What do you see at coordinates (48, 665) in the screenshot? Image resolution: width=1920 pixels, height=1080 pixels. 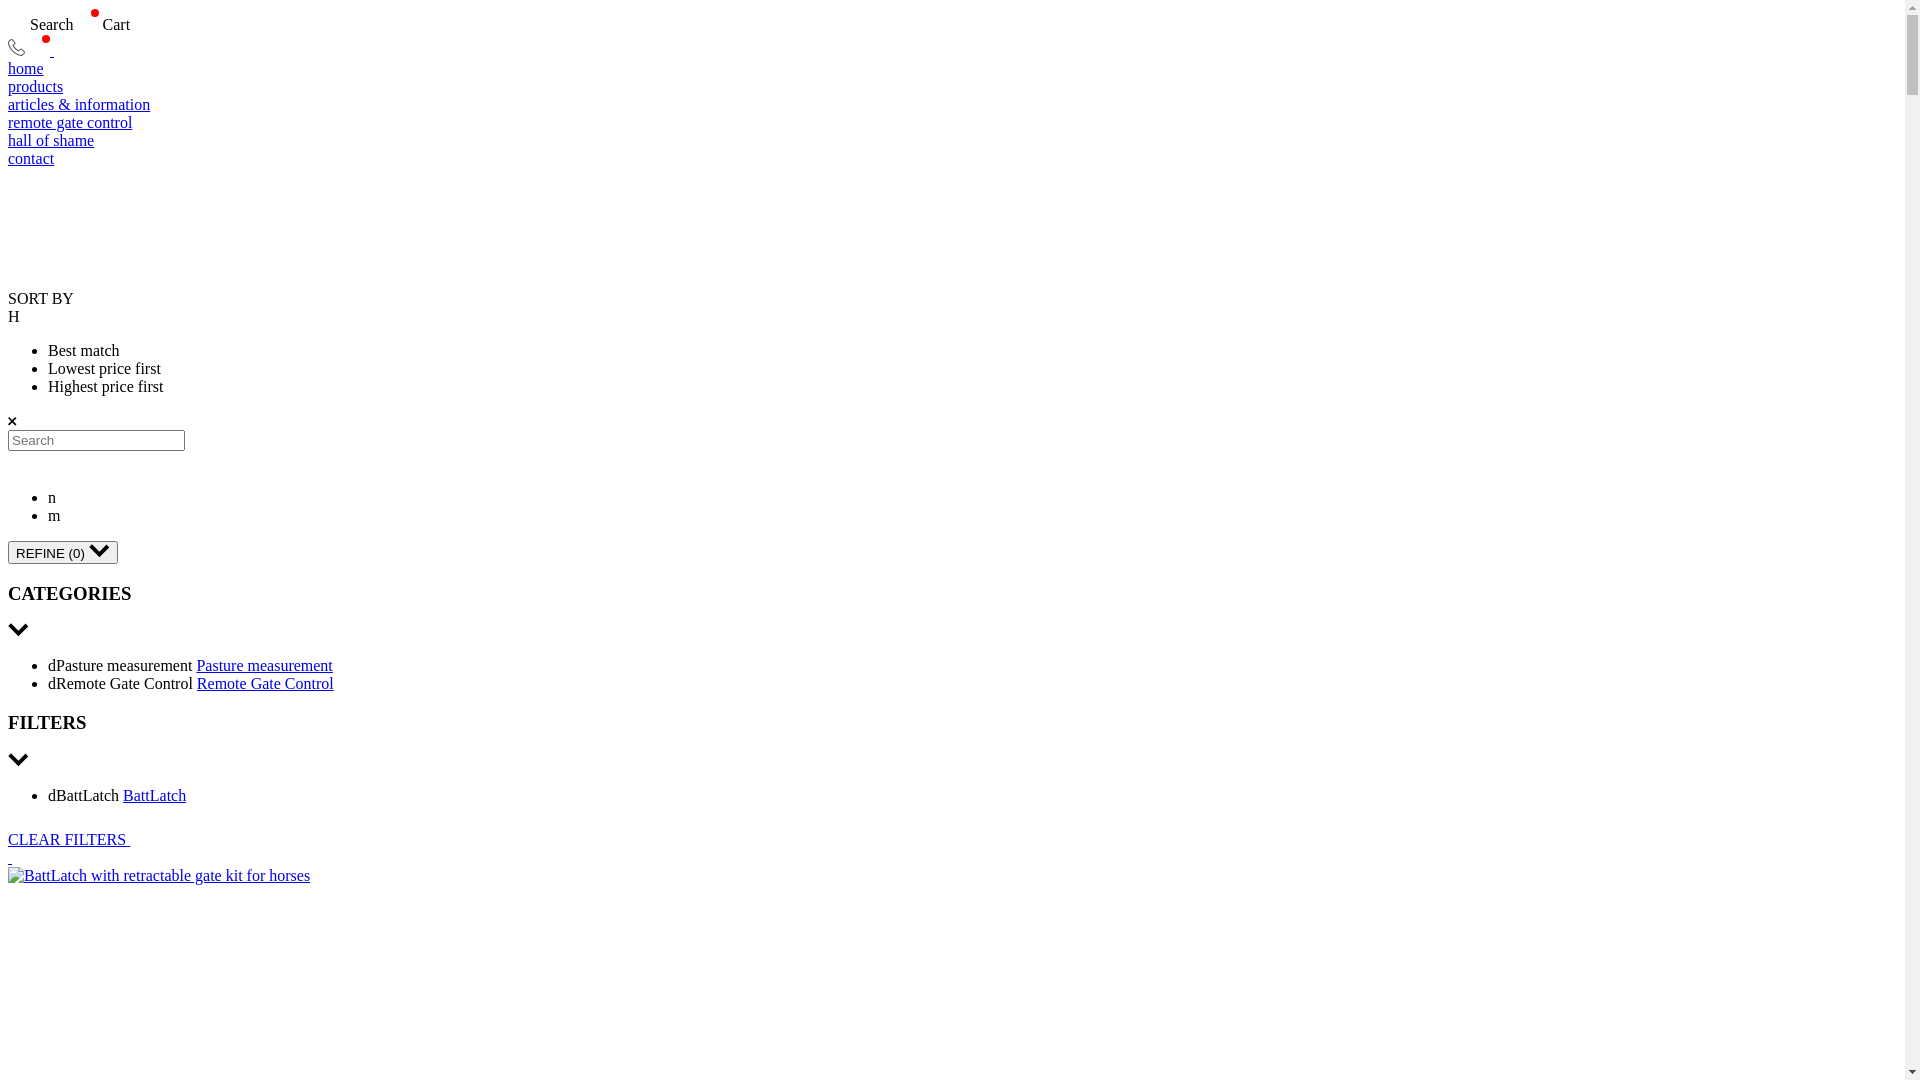 I see `'dPasture measurement'` at bounding box center [48, 665].